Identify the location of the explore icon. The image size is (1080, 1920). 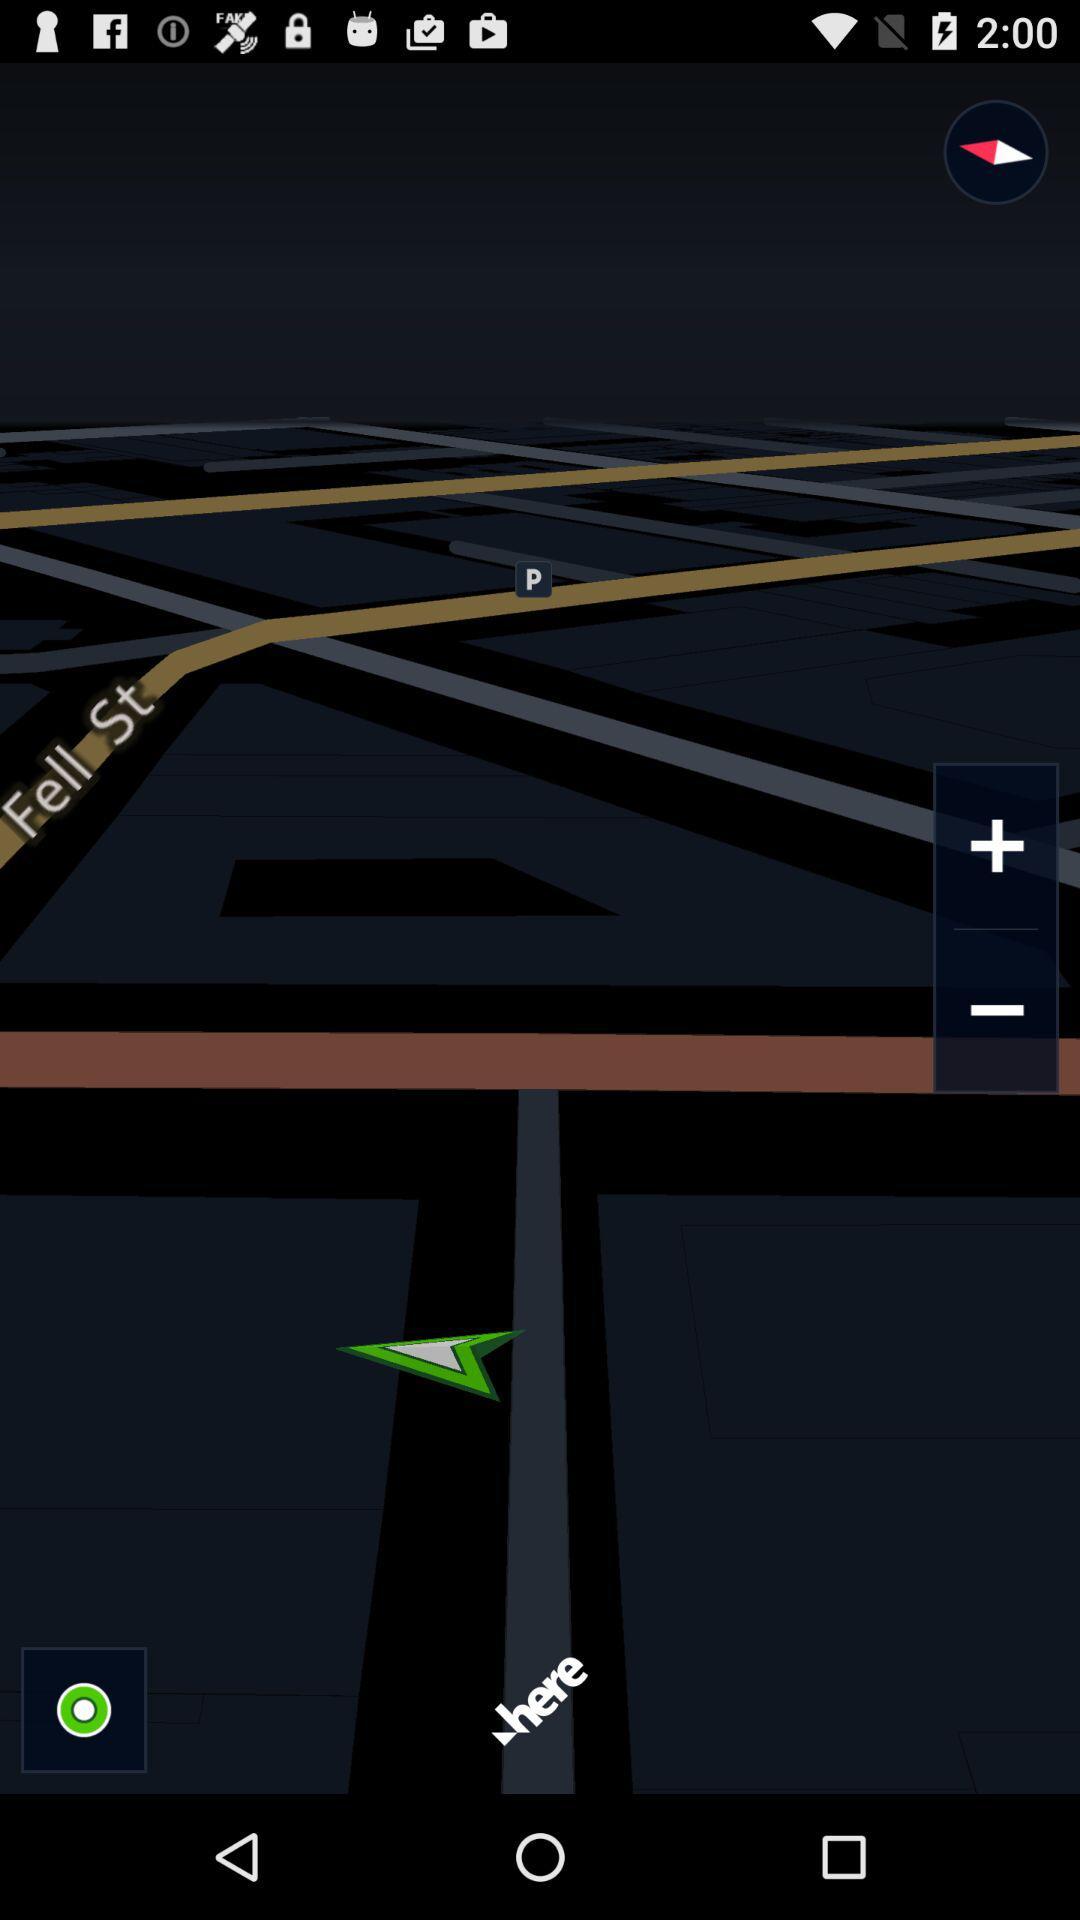
(993, 163).